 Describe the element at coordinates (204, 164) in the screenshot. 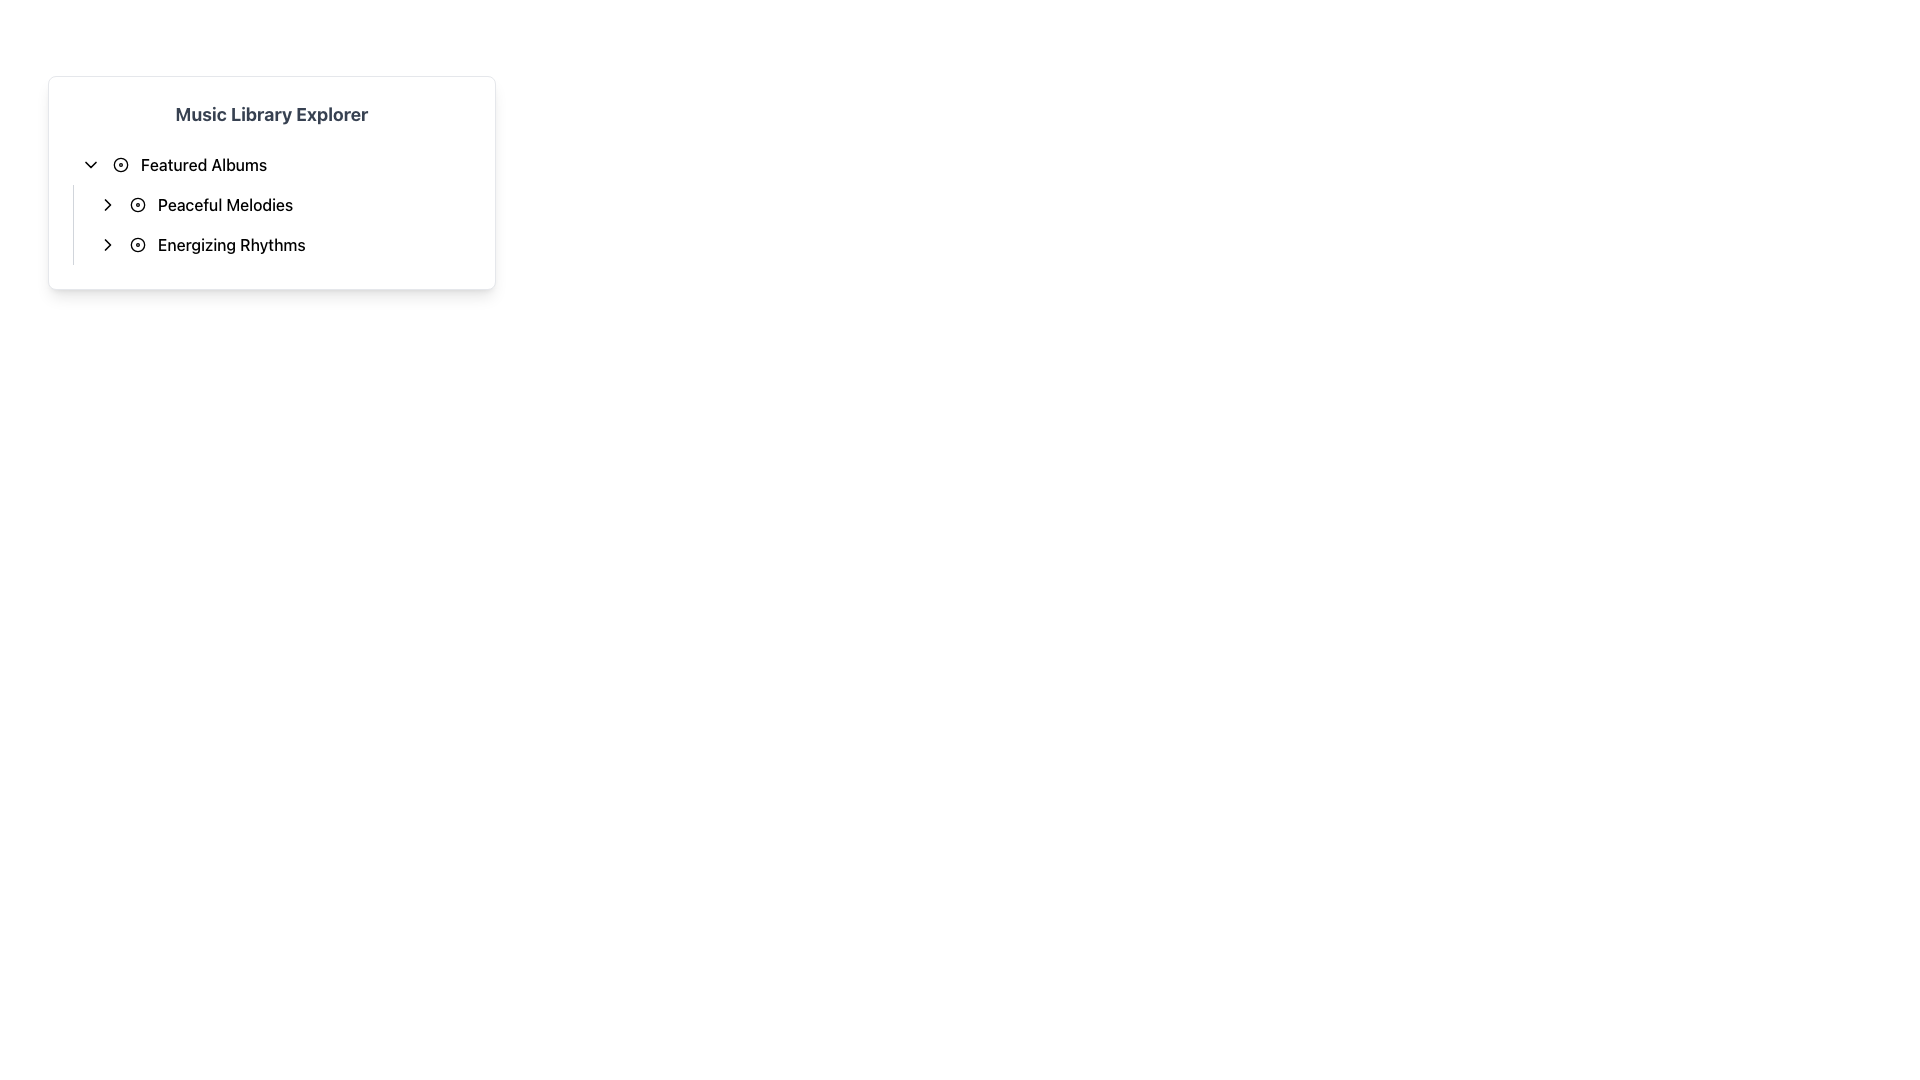

I see `the 'Featured Albums' text label in the vertical navigation menu, which is aligned with a circular music icon and a chevron for dropdown functionality` at that location.